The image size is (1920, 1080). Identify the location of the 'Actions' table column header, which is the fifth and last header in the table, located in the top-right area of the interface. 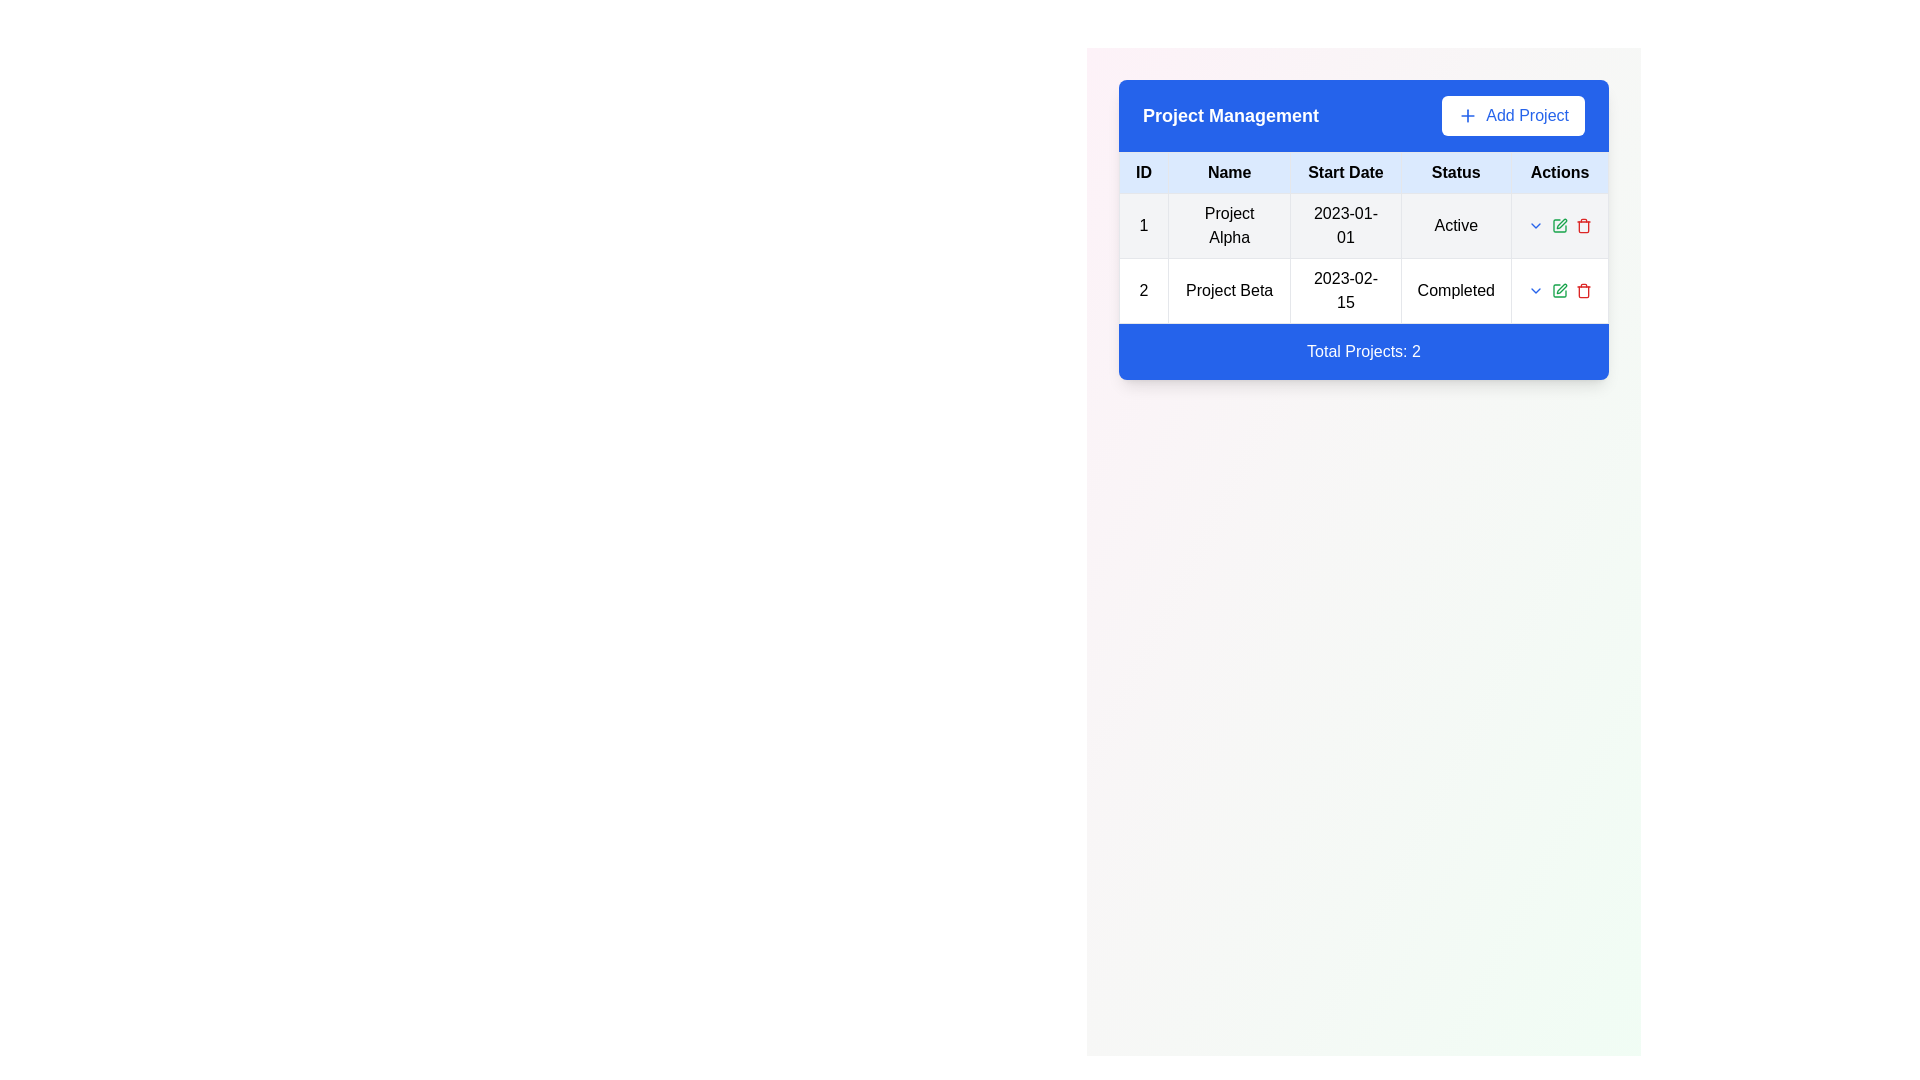
(1559, 172).